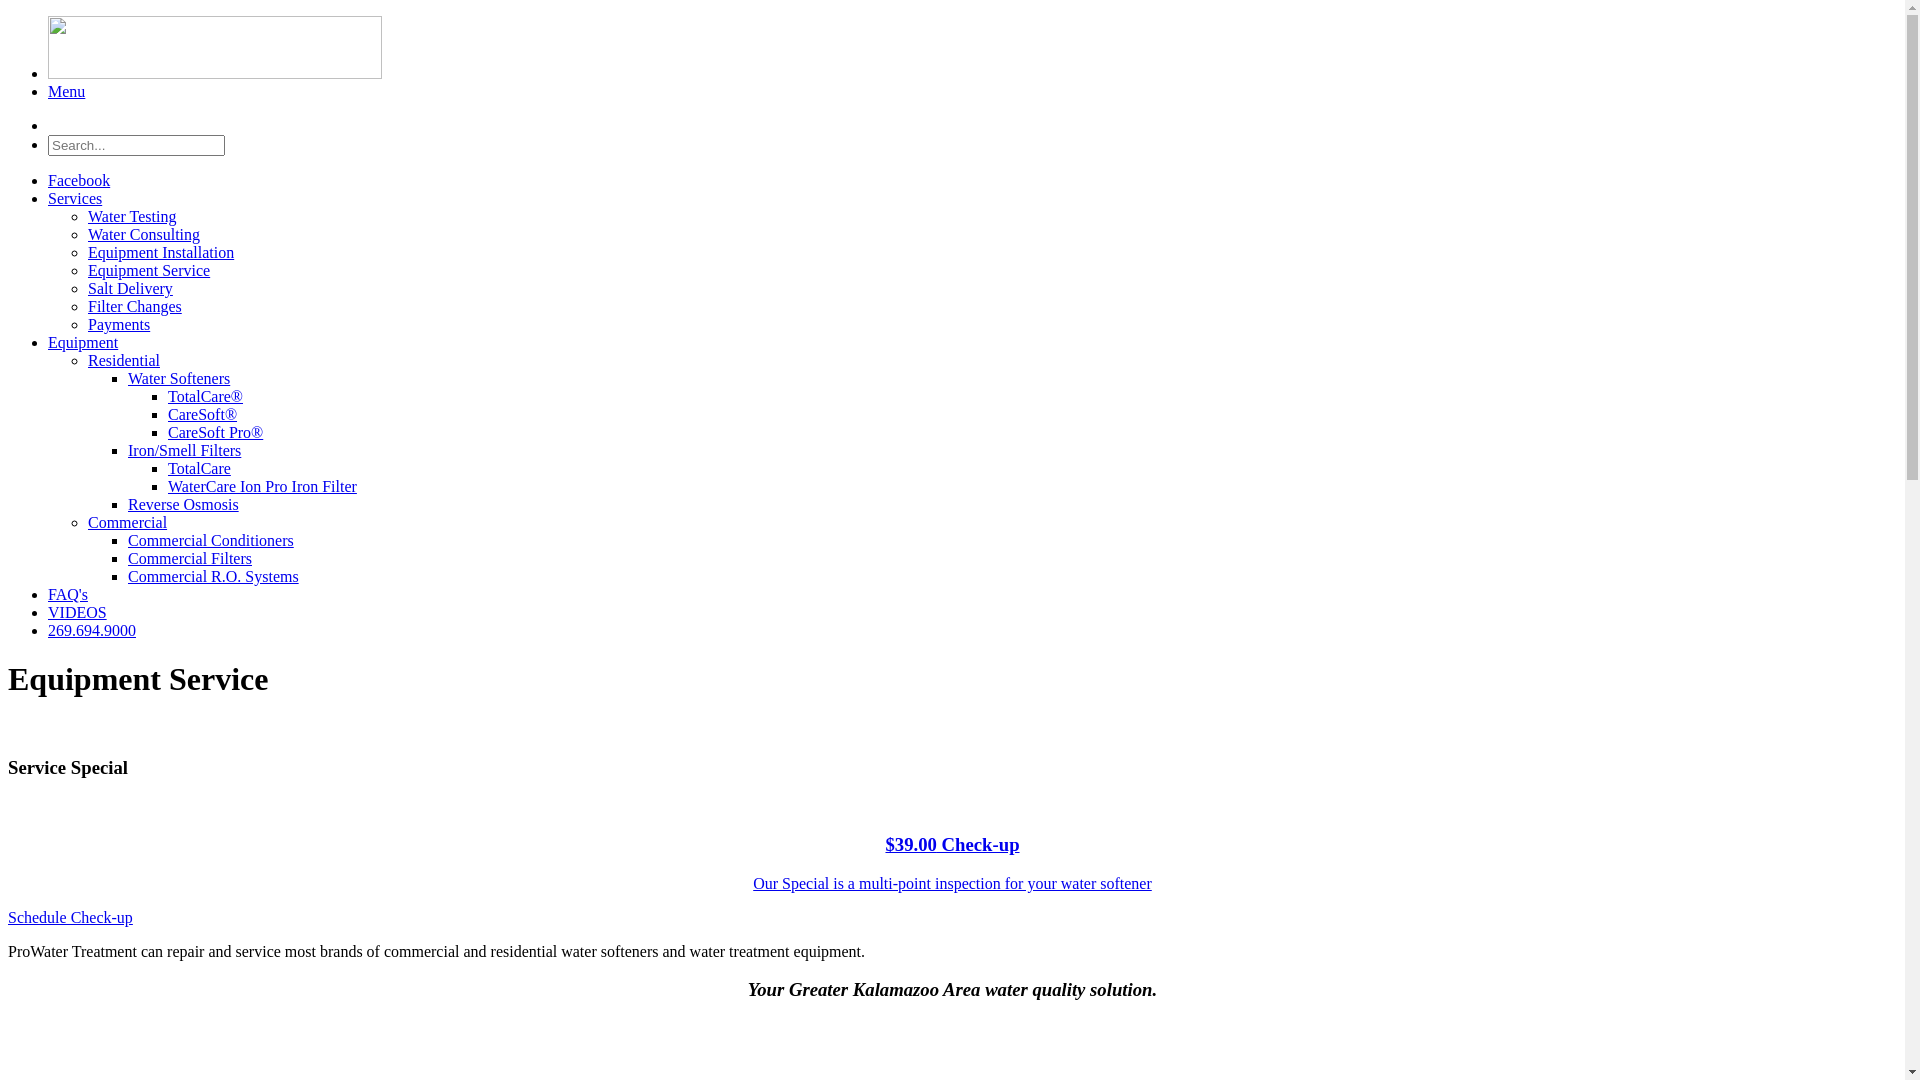 The image size is (1920, 1080). What do you see at coordinates (168, 486) in the screenshot?
I see `'WaterCare Ion Pro Iron Filter'` at bounding box center [168, 486].